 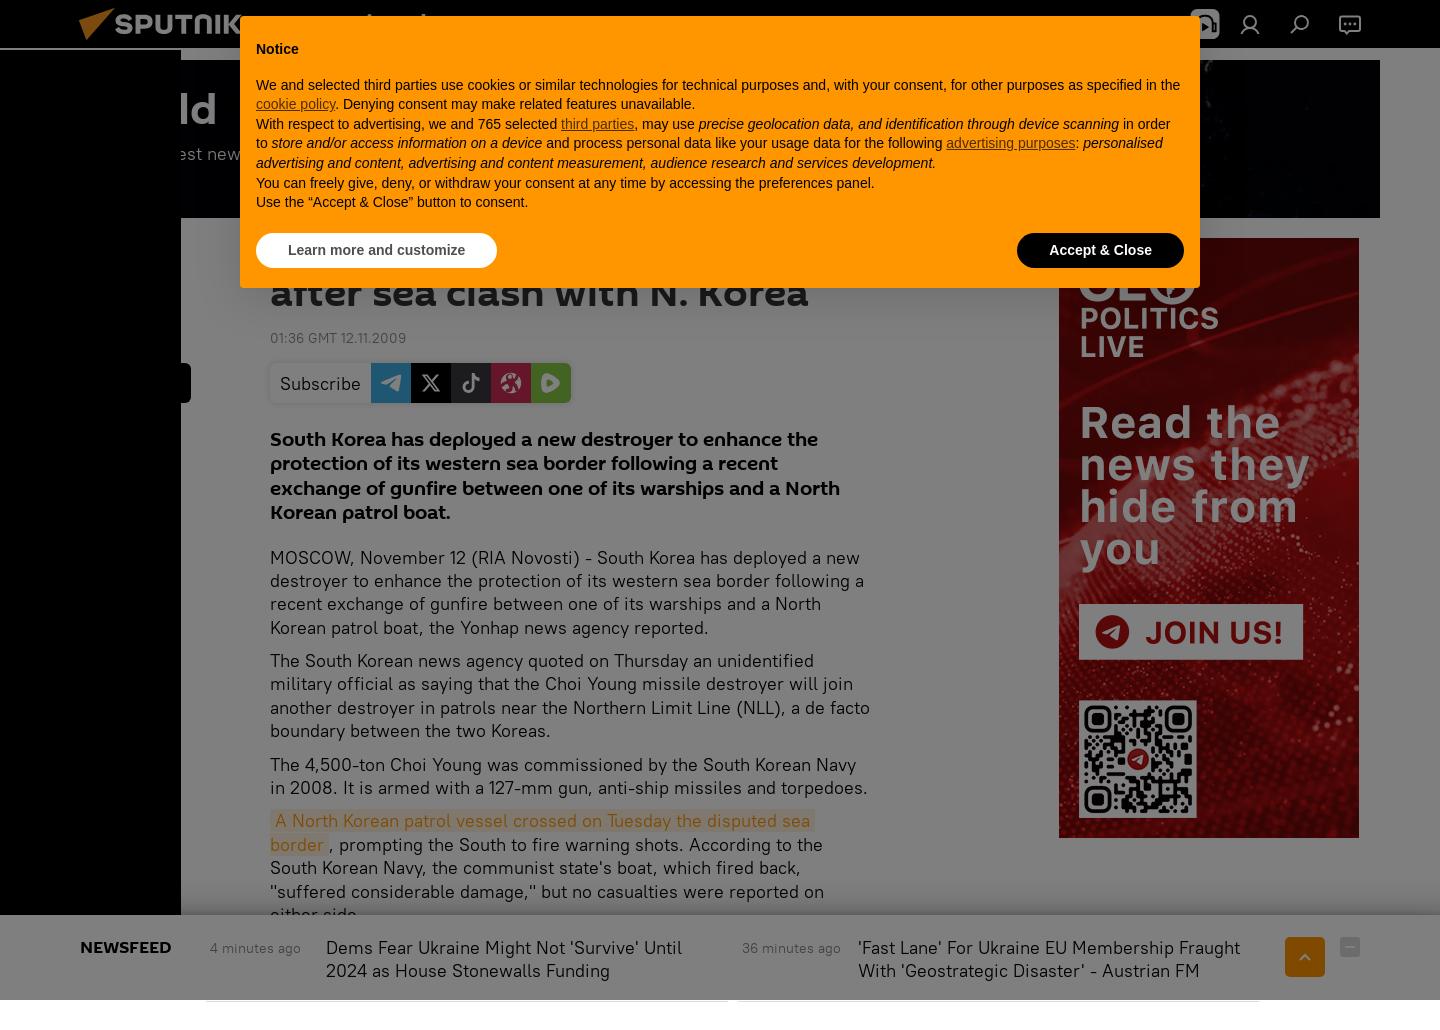 What do you see at coordinates (743, 141) in the screenshot?
I see `'and process personal data like your usage data for the following'` at bounding box center [743, 141].